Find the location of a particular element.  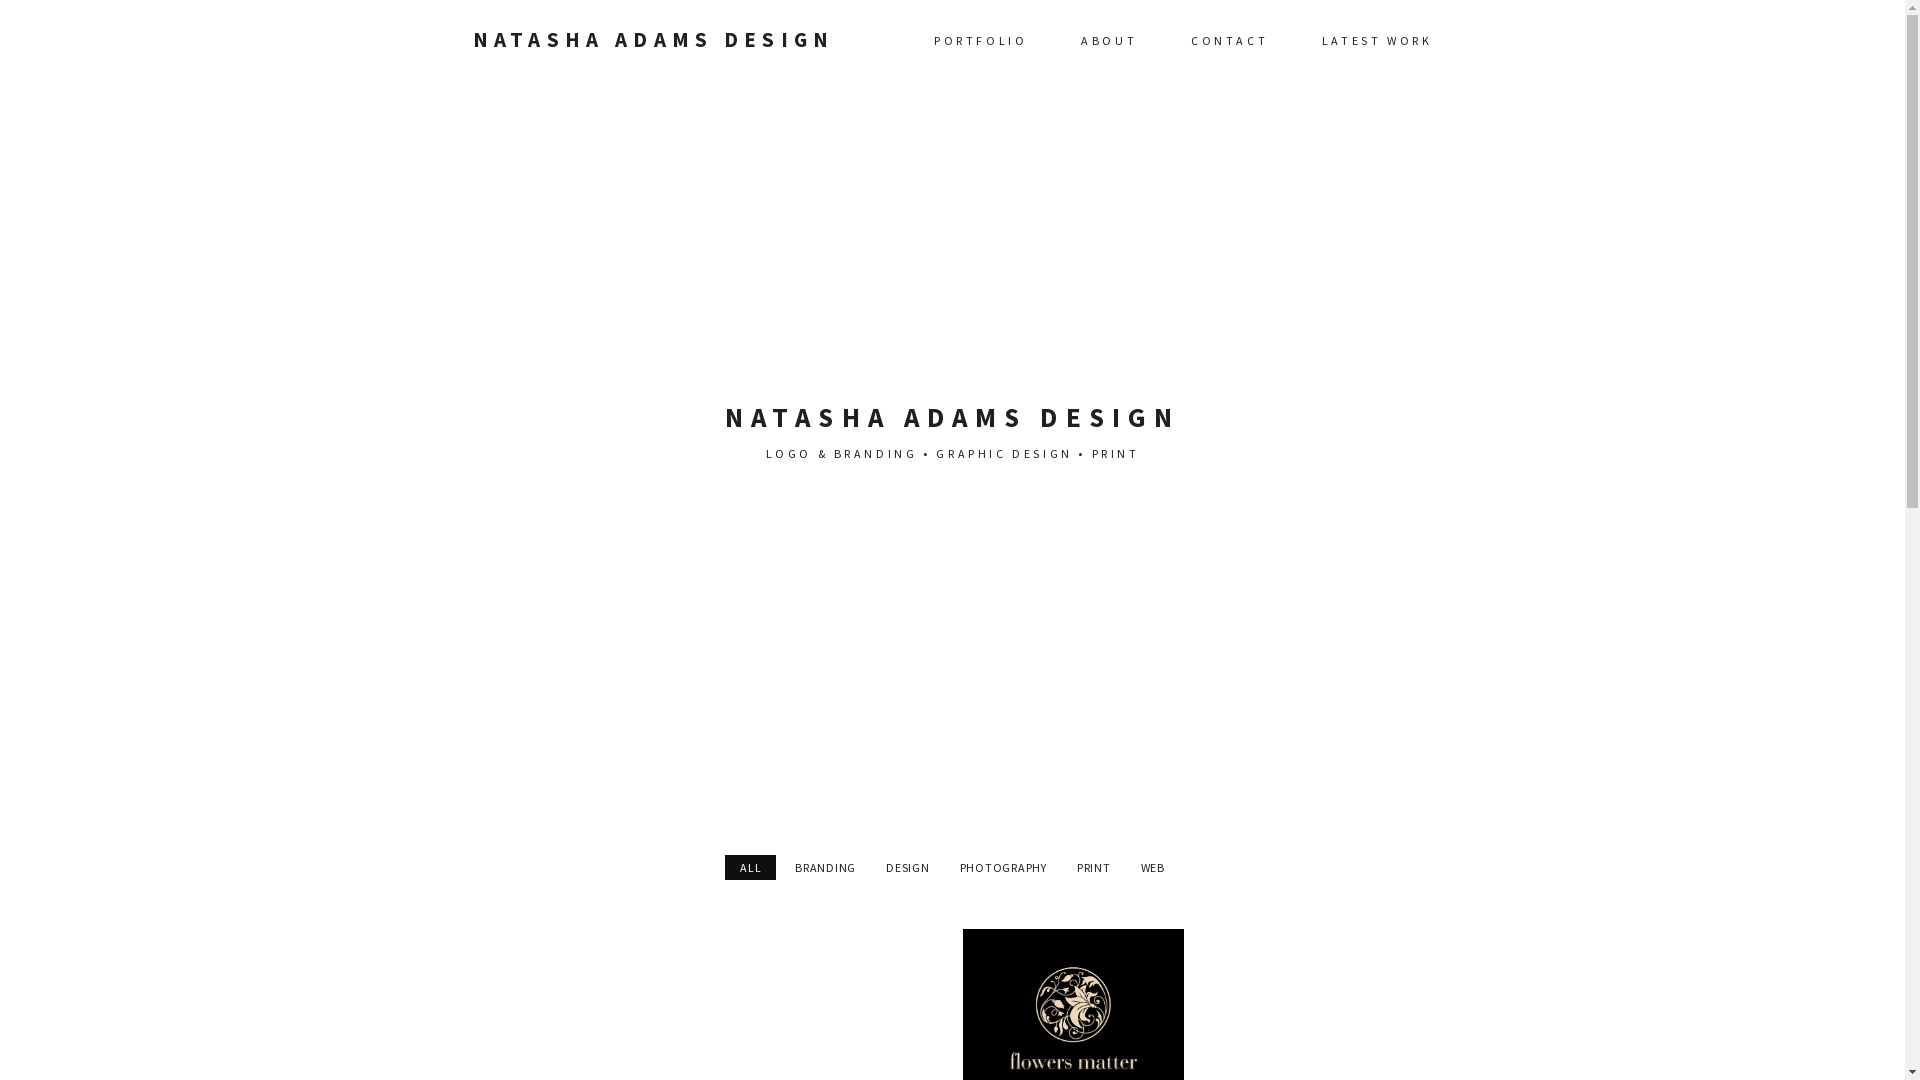

'BRANDING' is located at coordinates (825, 866).